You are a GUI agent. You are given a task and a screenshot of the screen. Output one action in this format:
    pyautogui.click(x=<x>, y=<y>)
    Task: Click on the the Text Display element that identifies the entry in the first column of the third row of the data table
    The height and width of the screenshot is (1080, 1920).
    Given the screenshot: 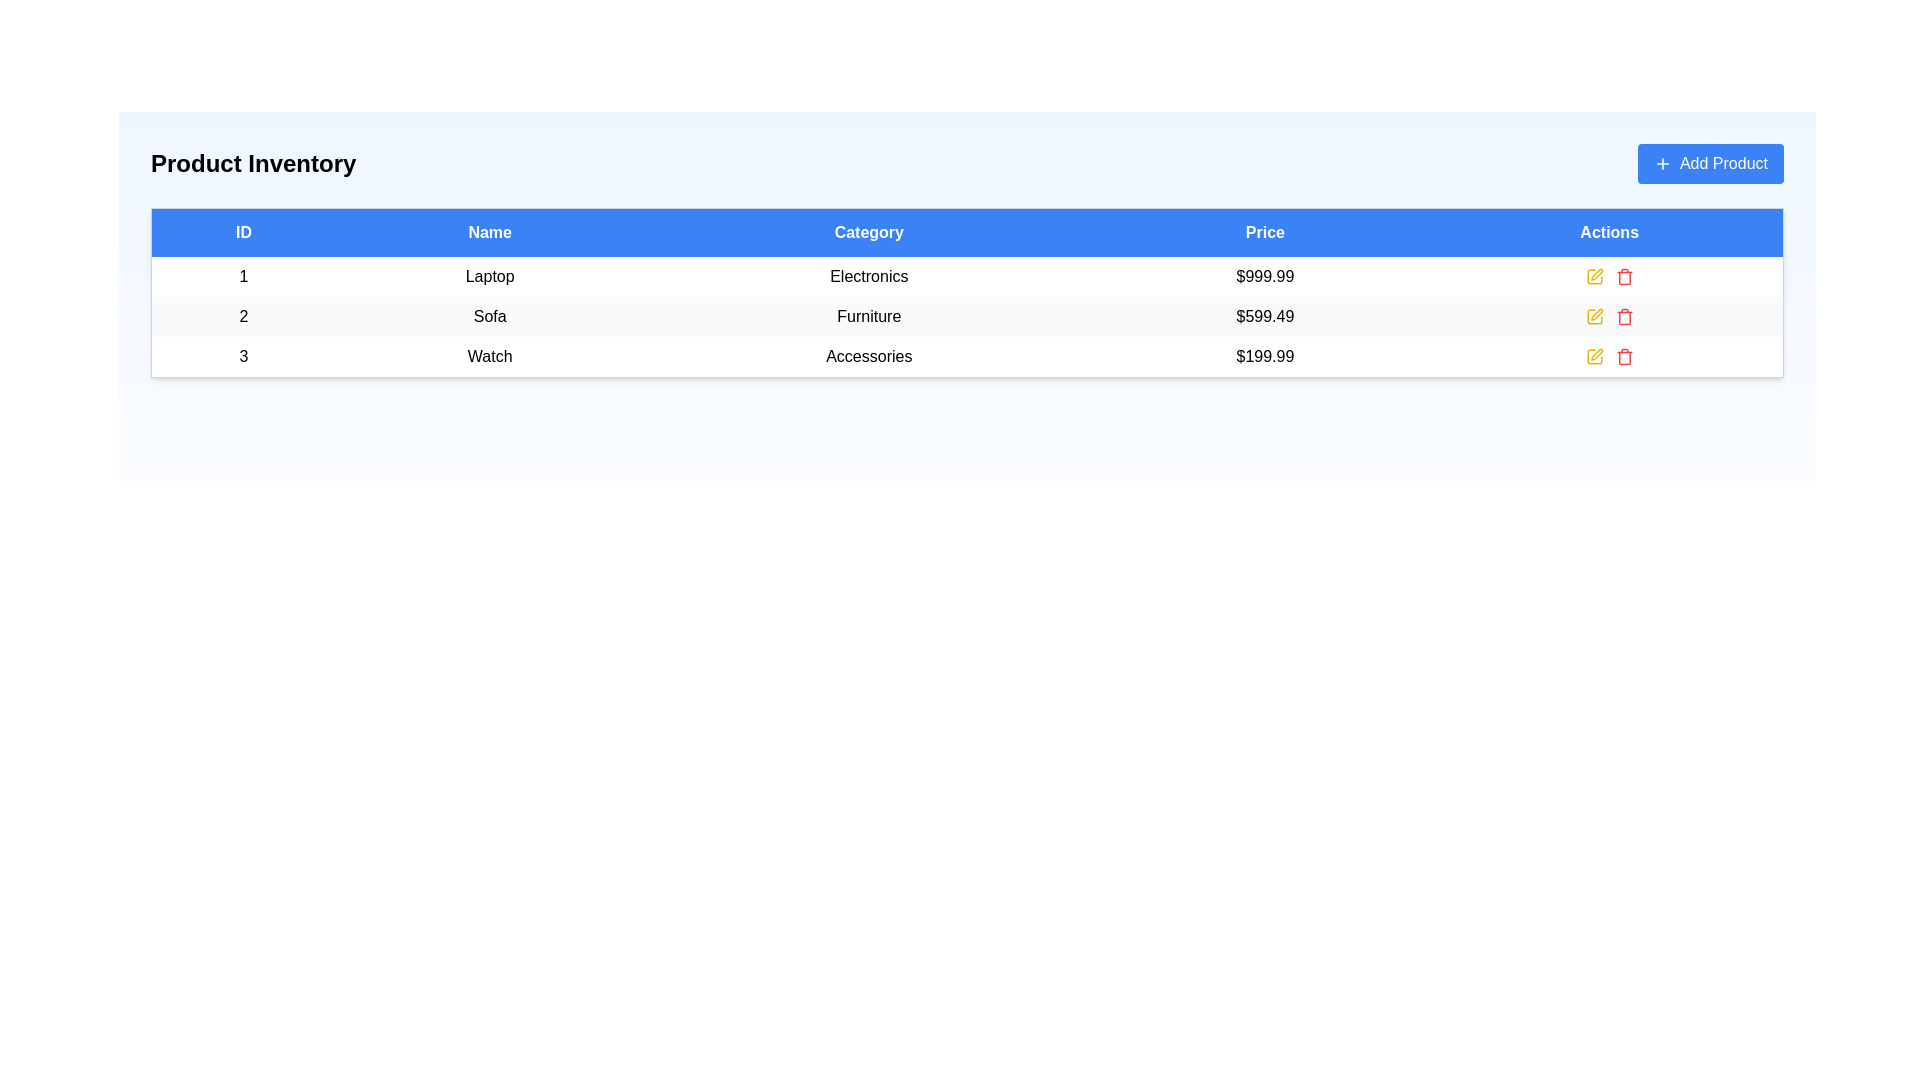 What is the action you would take?
    pyautogui.click(x=242, y=356)
    